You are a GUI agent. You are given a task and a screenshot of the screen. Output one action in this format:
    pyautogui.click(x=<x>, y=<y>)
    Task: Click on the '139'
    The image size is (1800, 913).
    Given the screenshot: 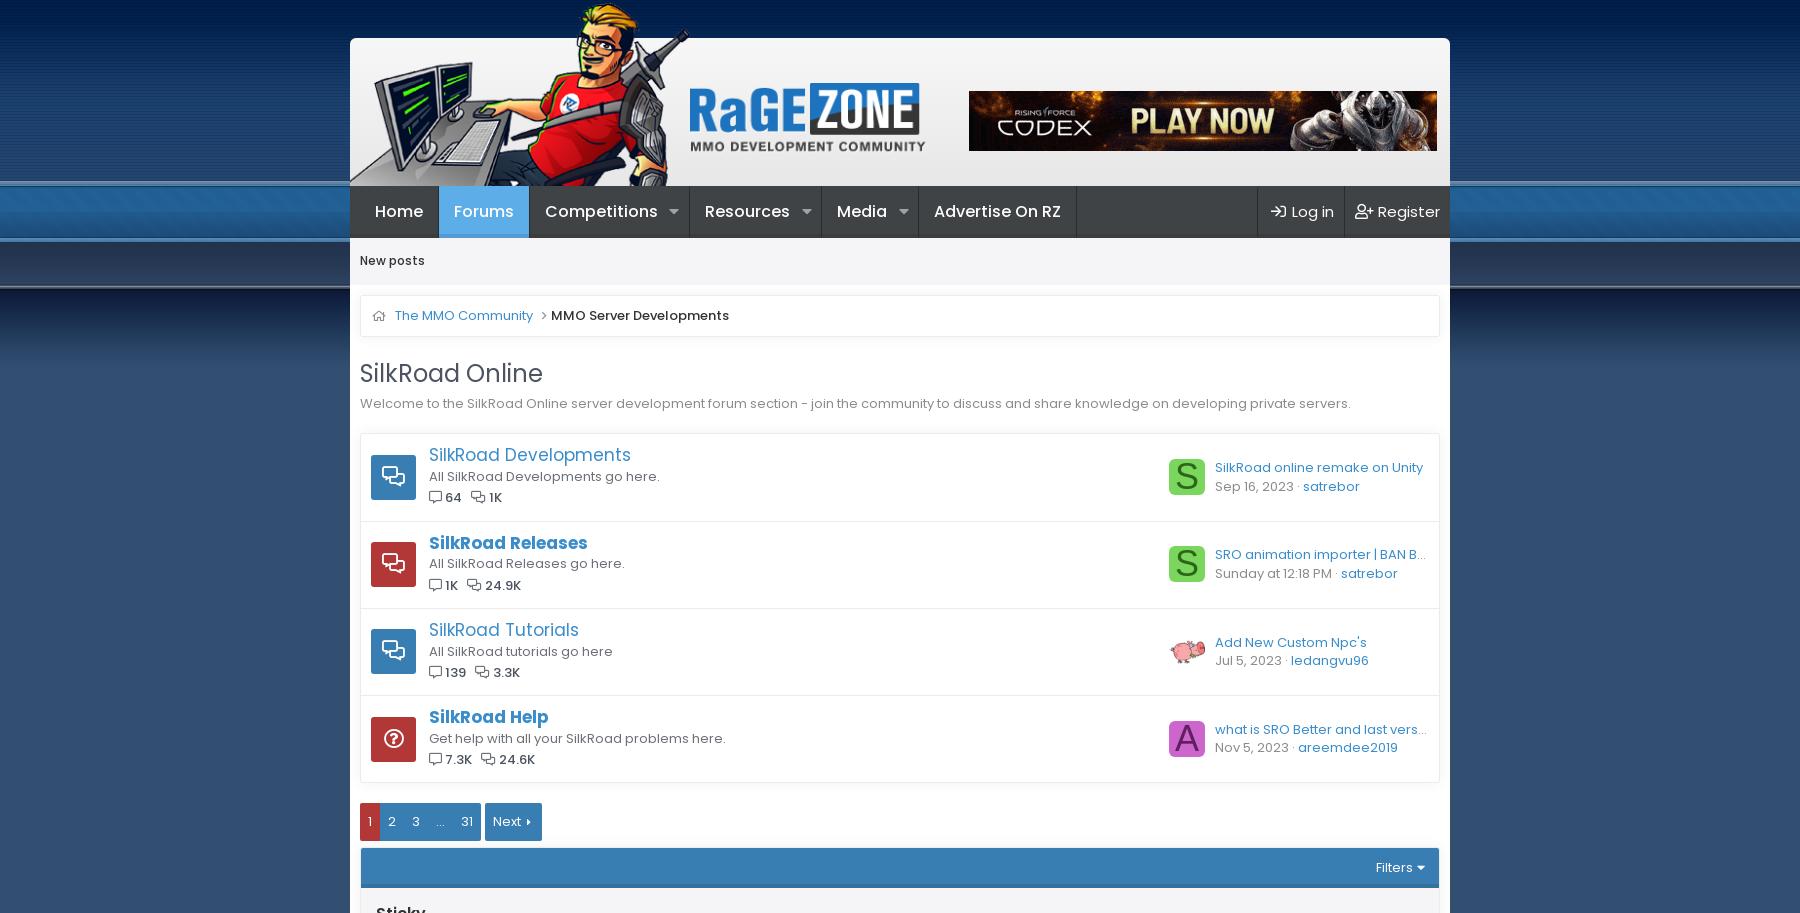 What is the action you would take?
    pyautogui.click(x=454, y=671)
    